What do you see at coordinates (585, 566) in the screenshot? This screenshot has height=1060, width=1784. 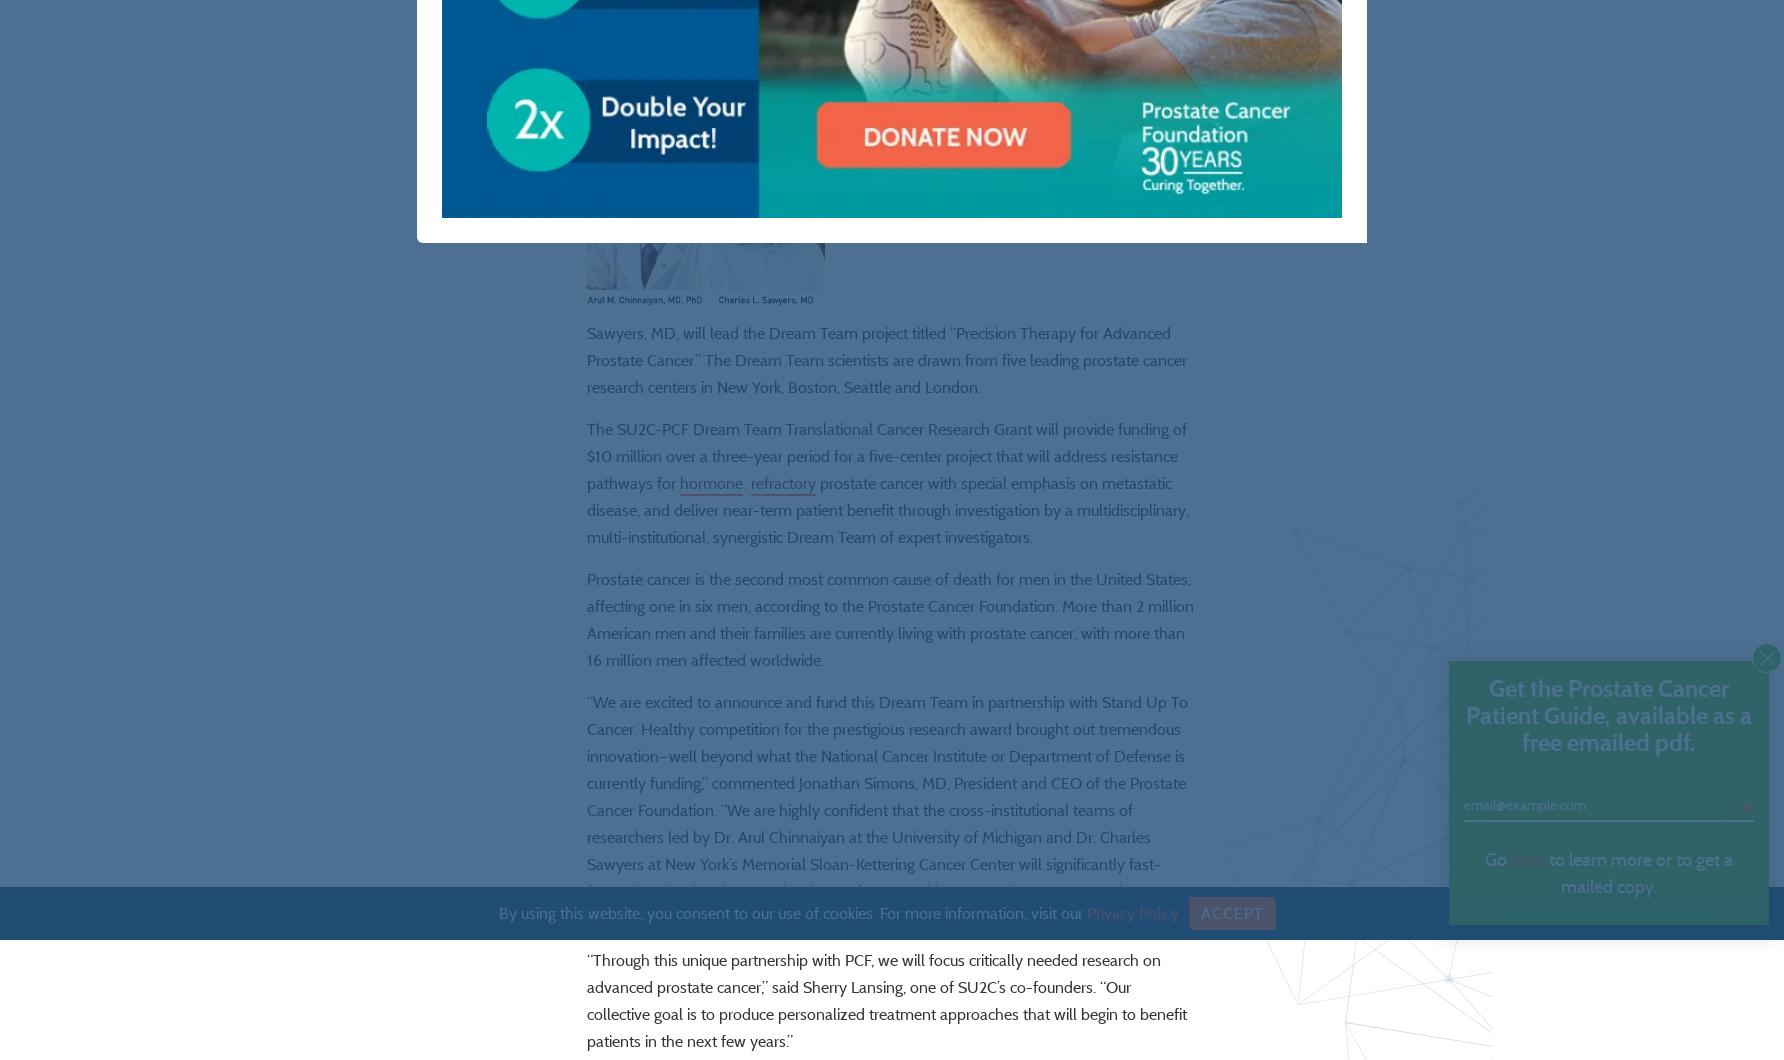 I see `'prostate cancer with special emphasis on metastatic disease, and deliver near-term patient benefit through investigation by a multidisciplinary, multi-institutional, synergistic Dream Team of expert investigators.'` at bounding box center [585, 566].